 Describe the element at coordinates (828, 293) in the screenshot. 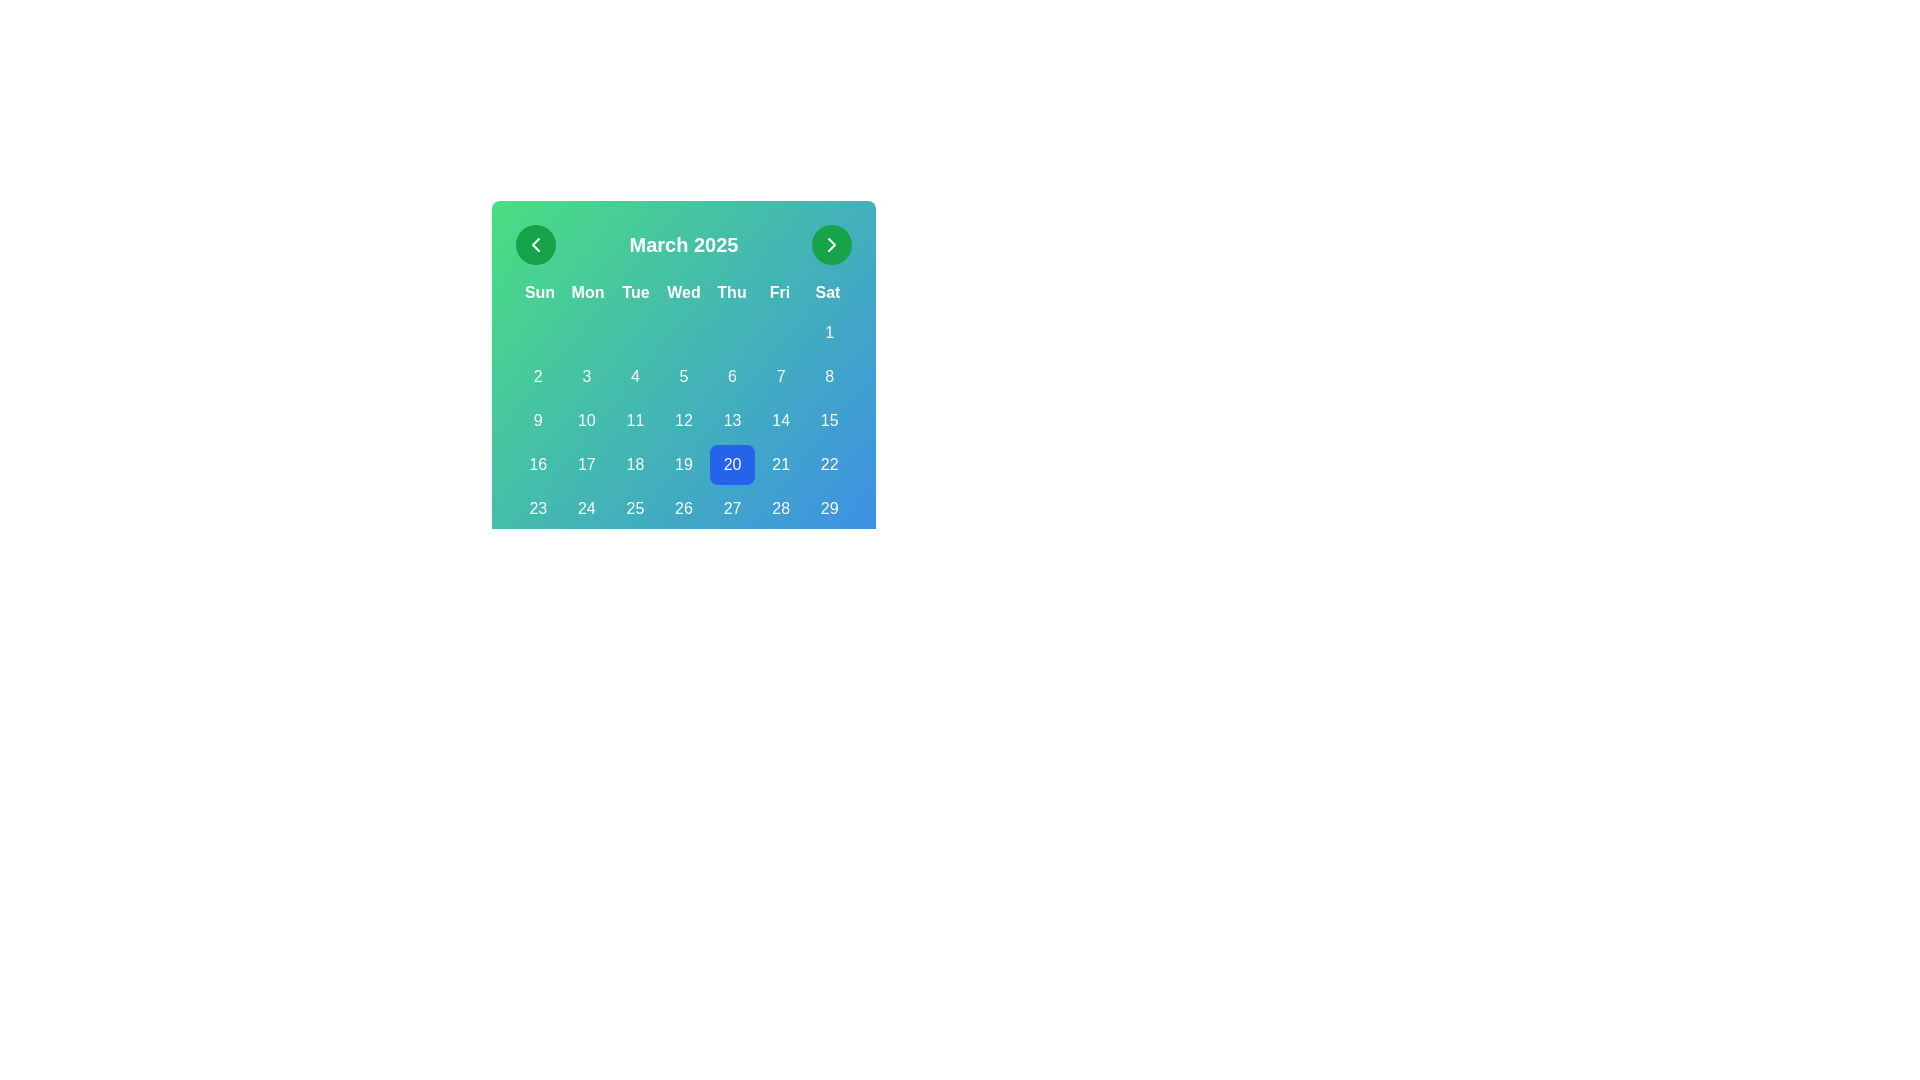

I see `the text label indicating 'Saturday', which is the last label in a row of week day labels at the top of the calendar interface` at that location.